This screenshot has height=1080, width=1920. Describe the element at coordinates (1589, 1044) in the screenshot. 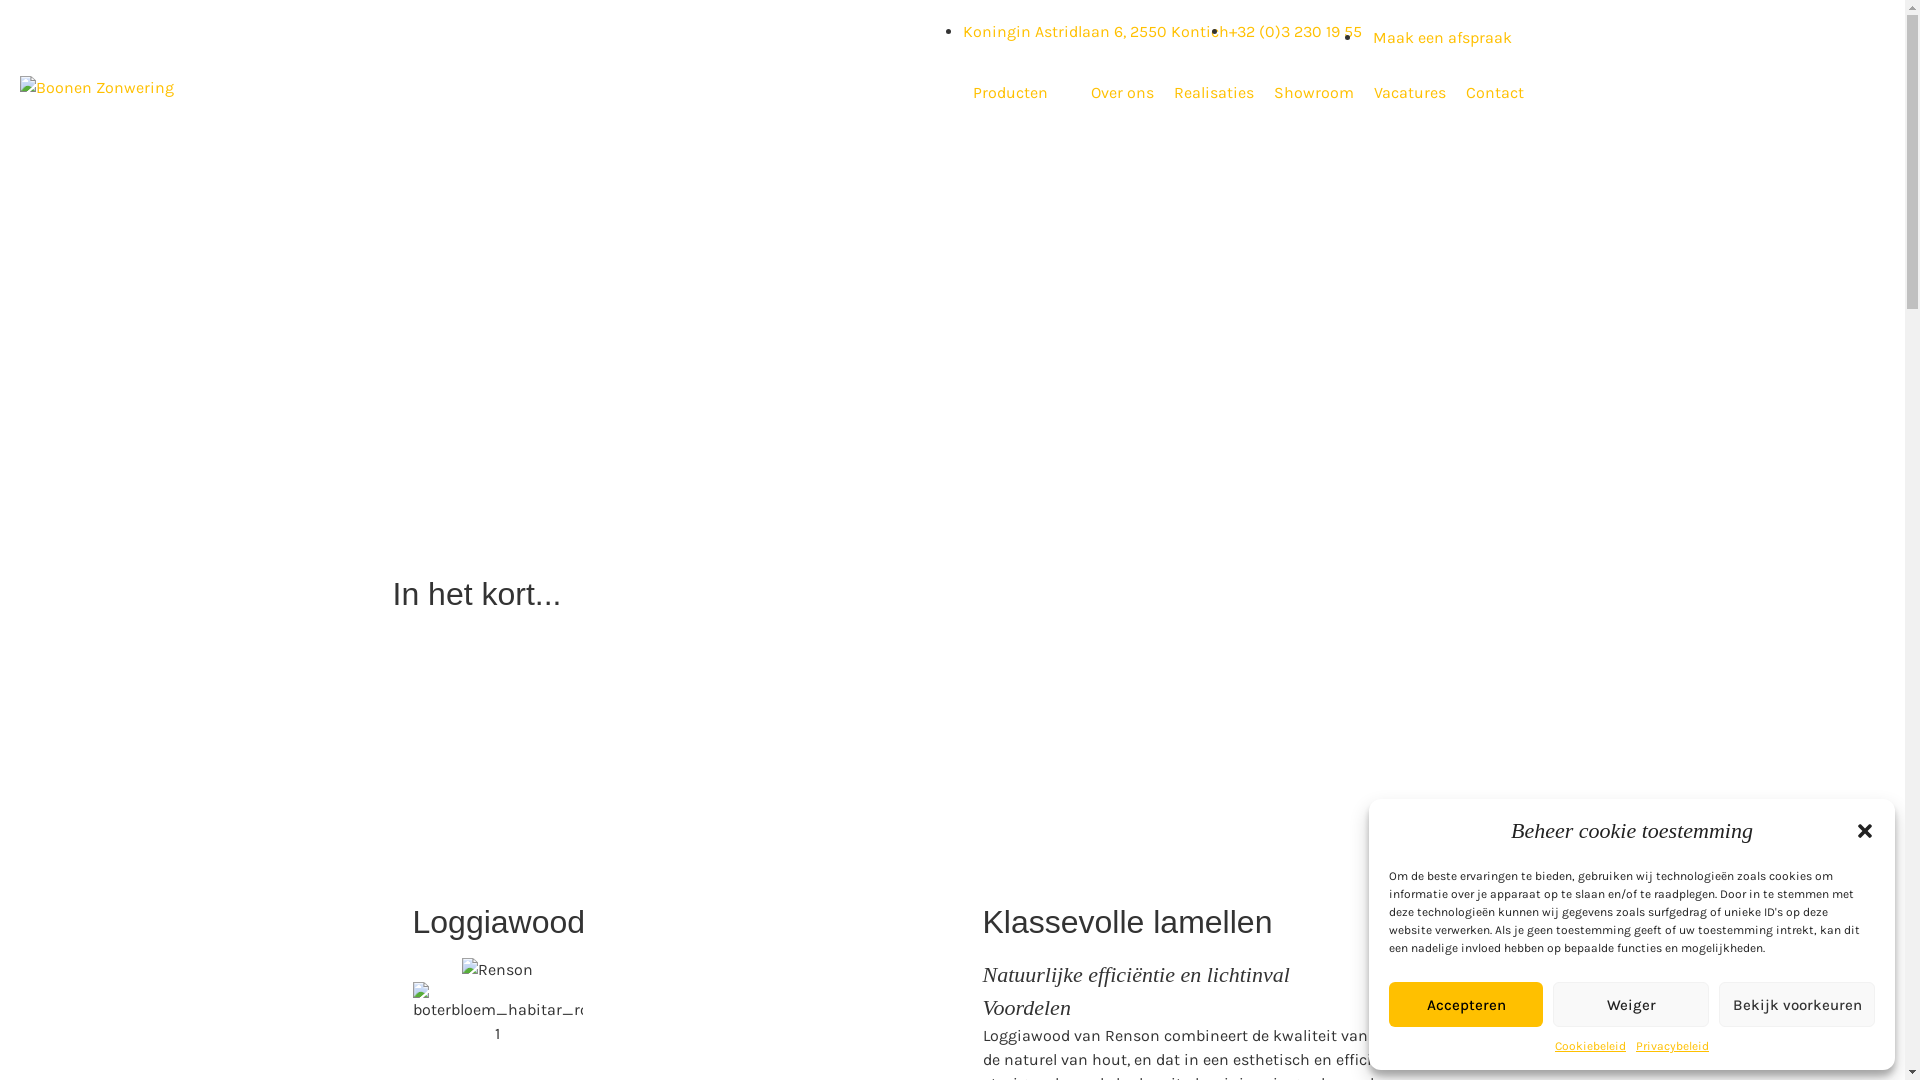

I see `'Cookiebeleid'` at that location.